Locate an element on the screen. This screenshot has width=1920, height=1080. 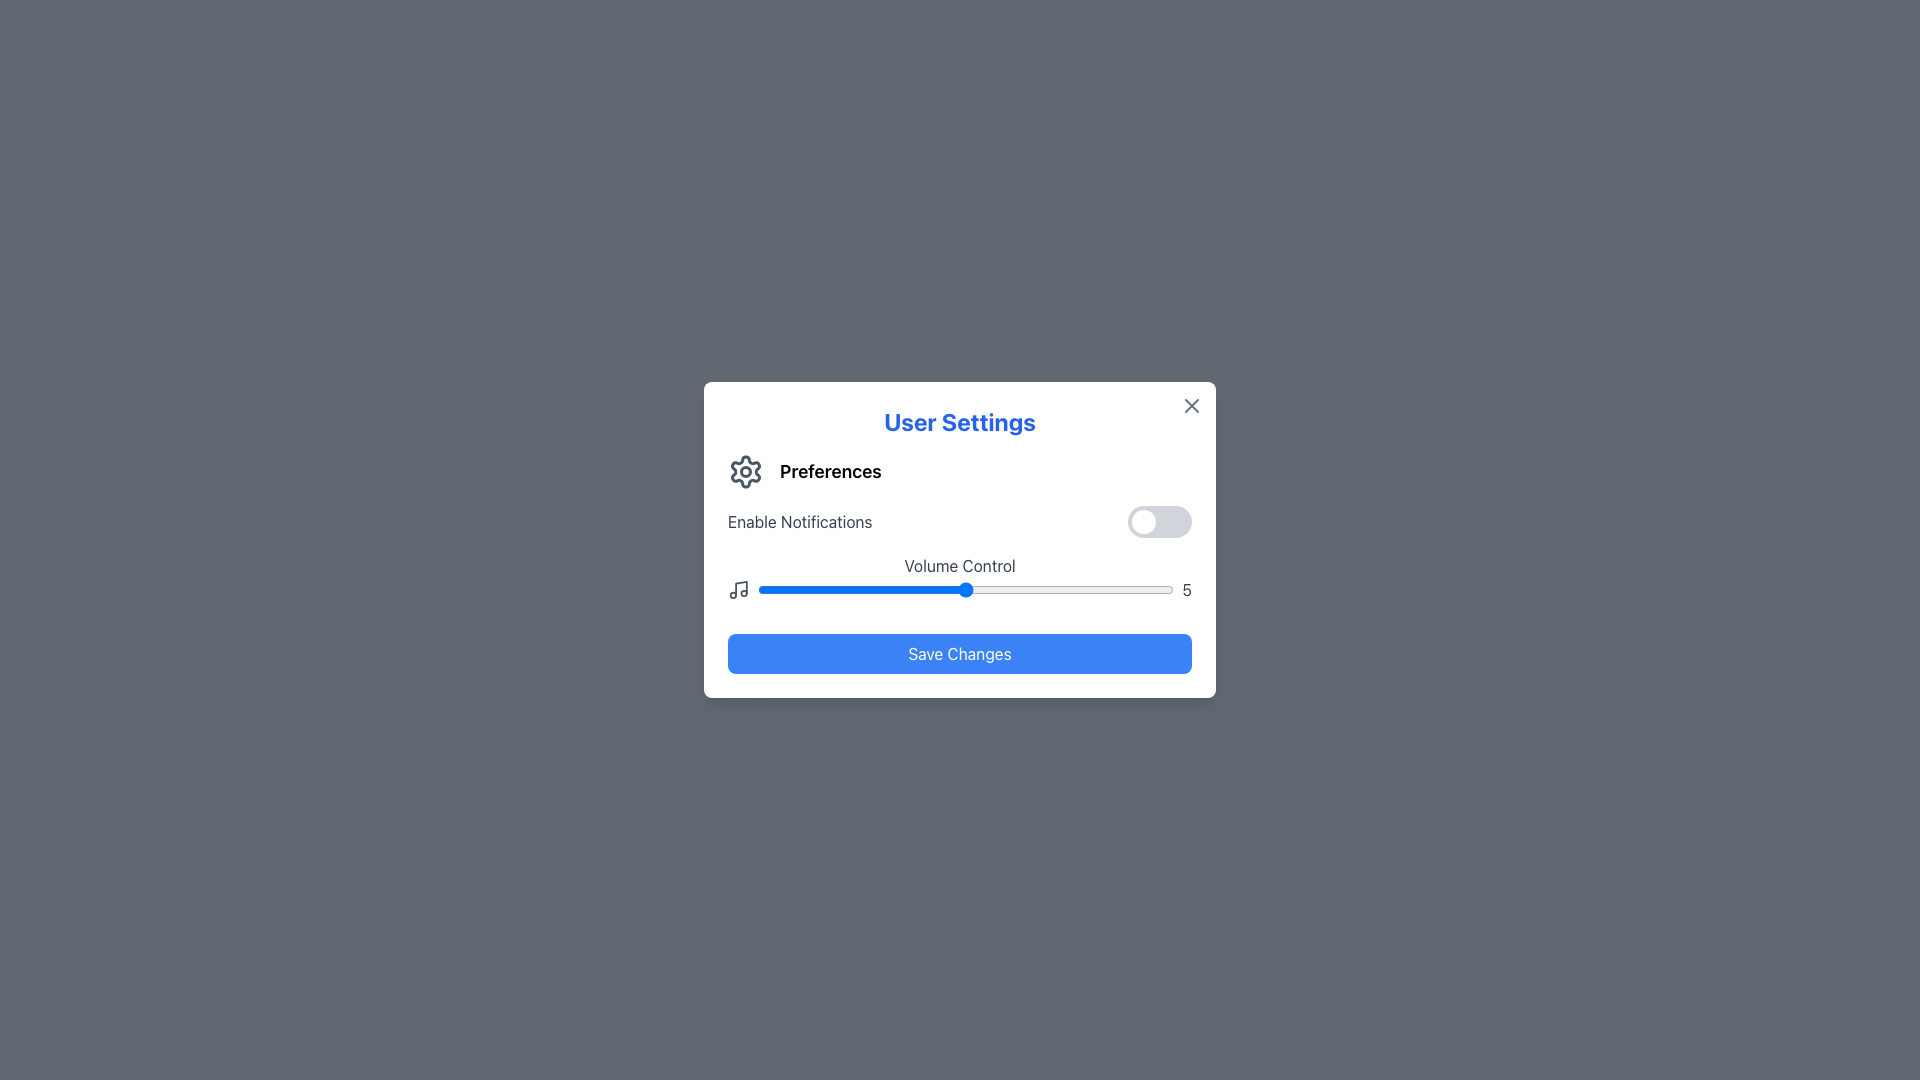
the 'Save Changes' button located at the bottom of the User Settings panel is located at coordinates (960, 654).